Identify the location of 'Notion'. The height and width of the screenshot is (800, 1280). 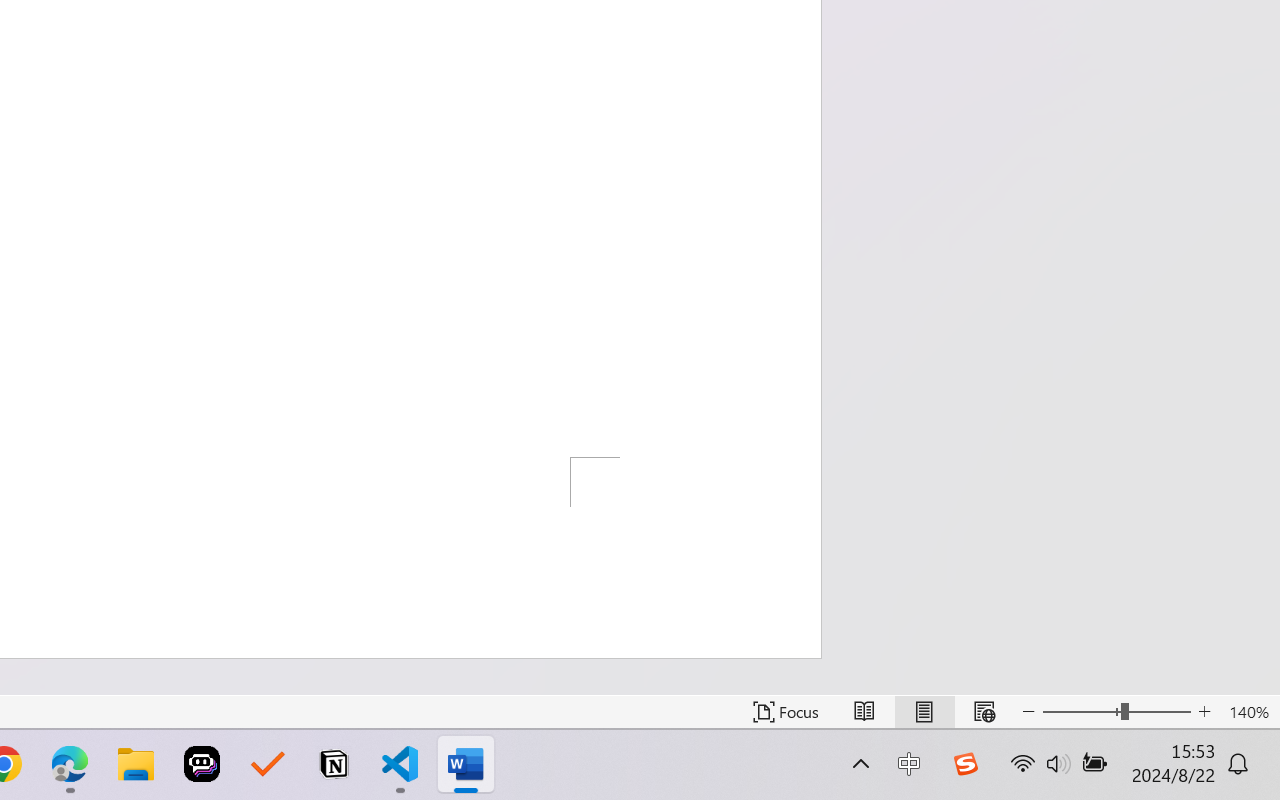
(334, 764).